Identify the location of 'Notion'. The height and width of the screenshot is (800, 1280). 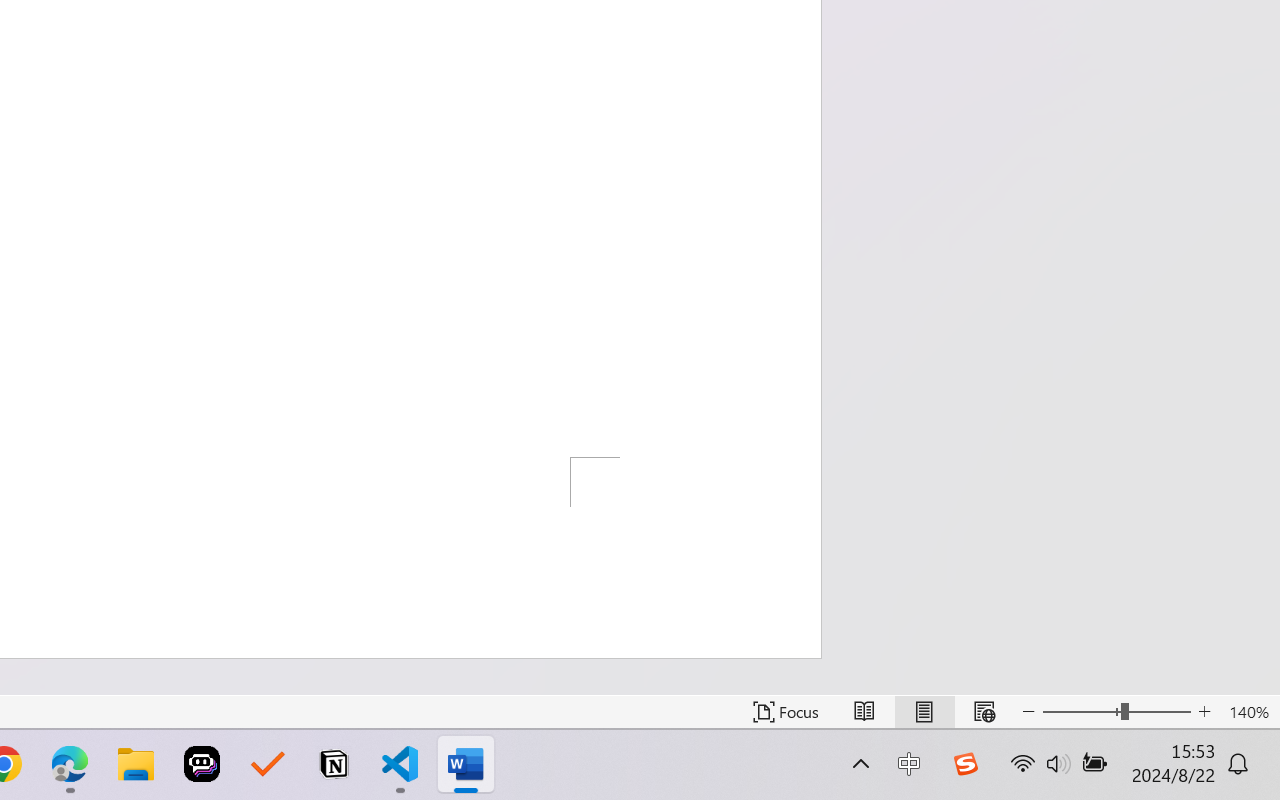
(334, 764).